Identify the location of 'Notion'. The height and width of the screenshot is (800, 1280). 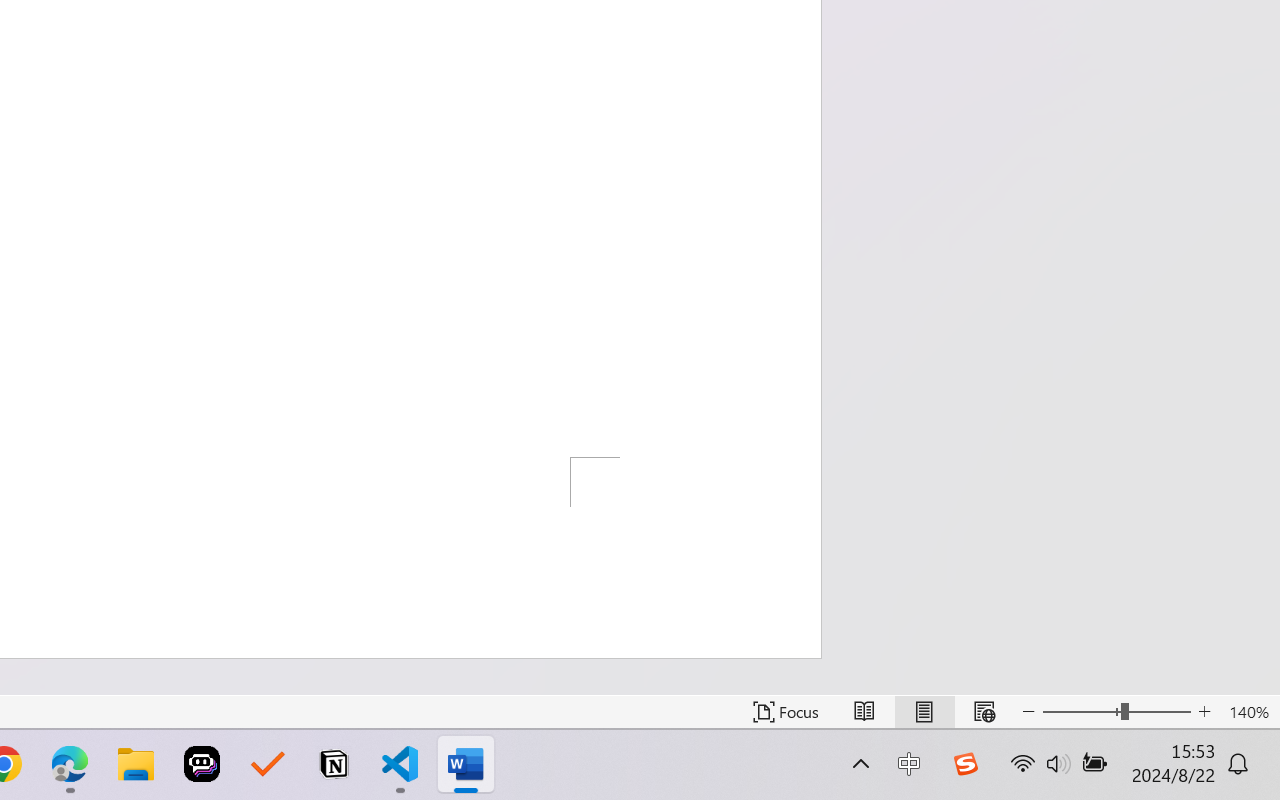
(334, 764).